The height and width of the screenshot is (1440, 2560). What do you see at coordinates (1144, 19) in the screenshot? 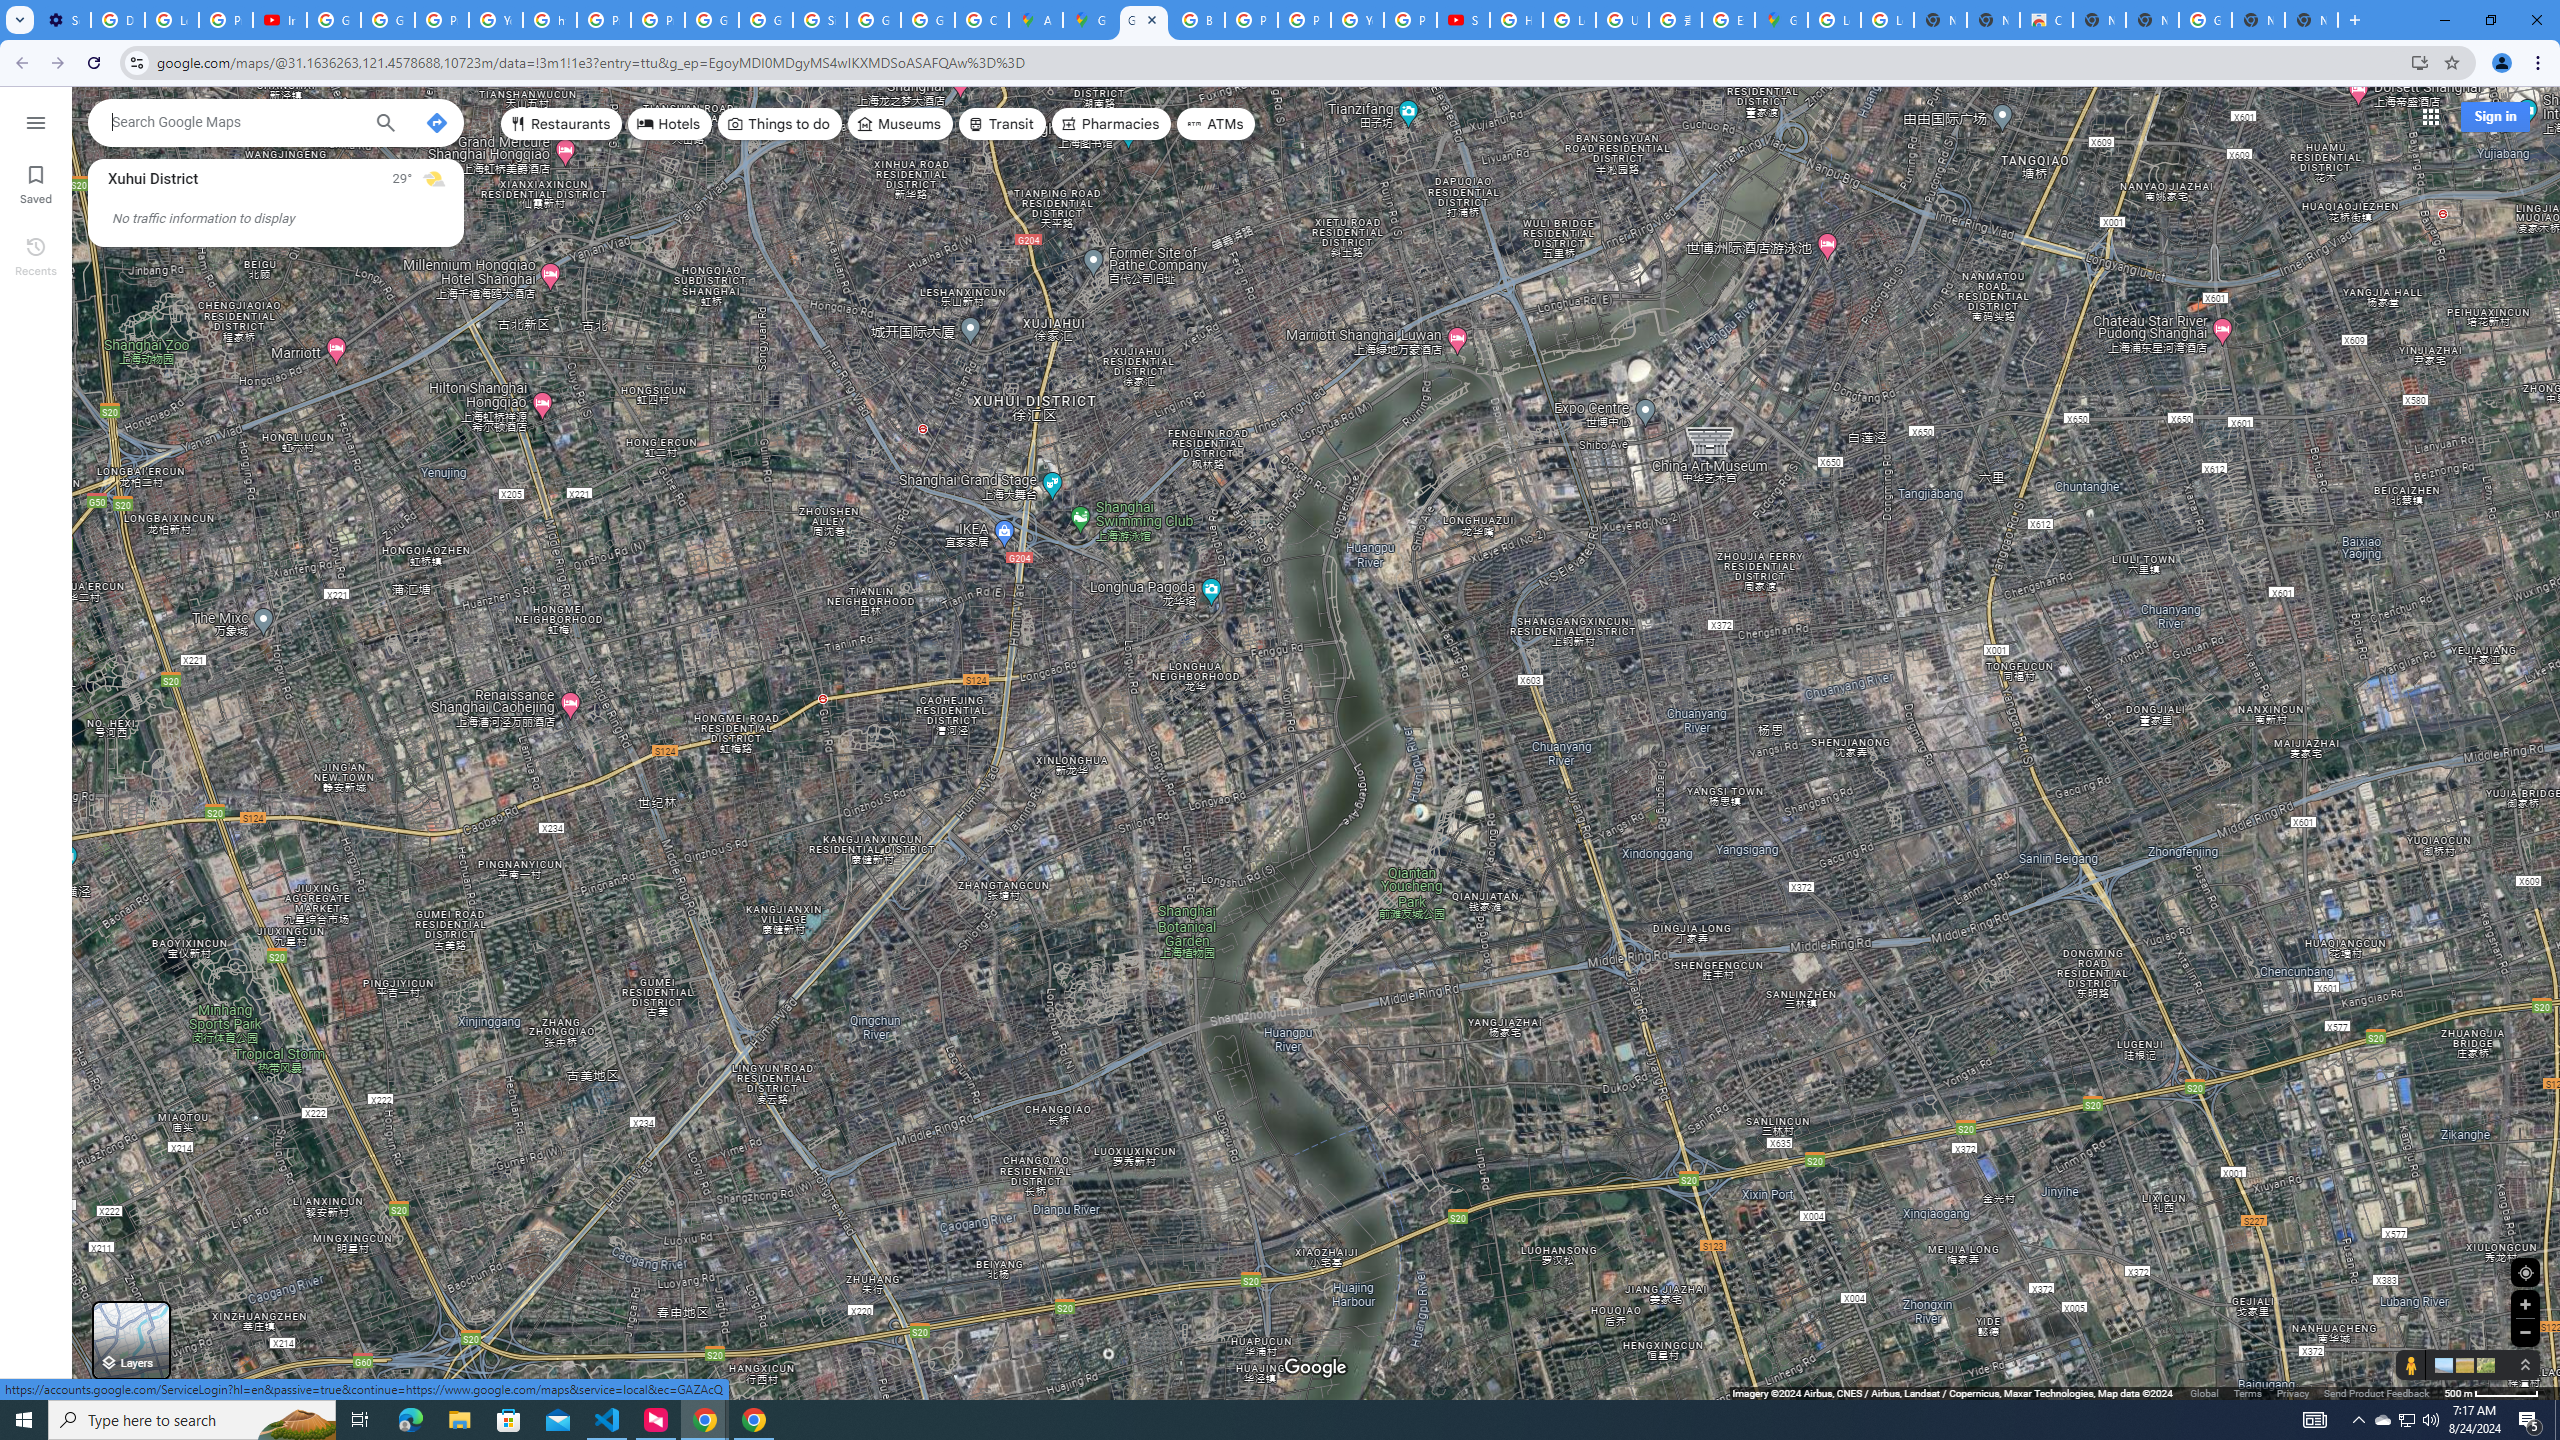
I see `'Google Maps'` at bounding box center [1144, 19].